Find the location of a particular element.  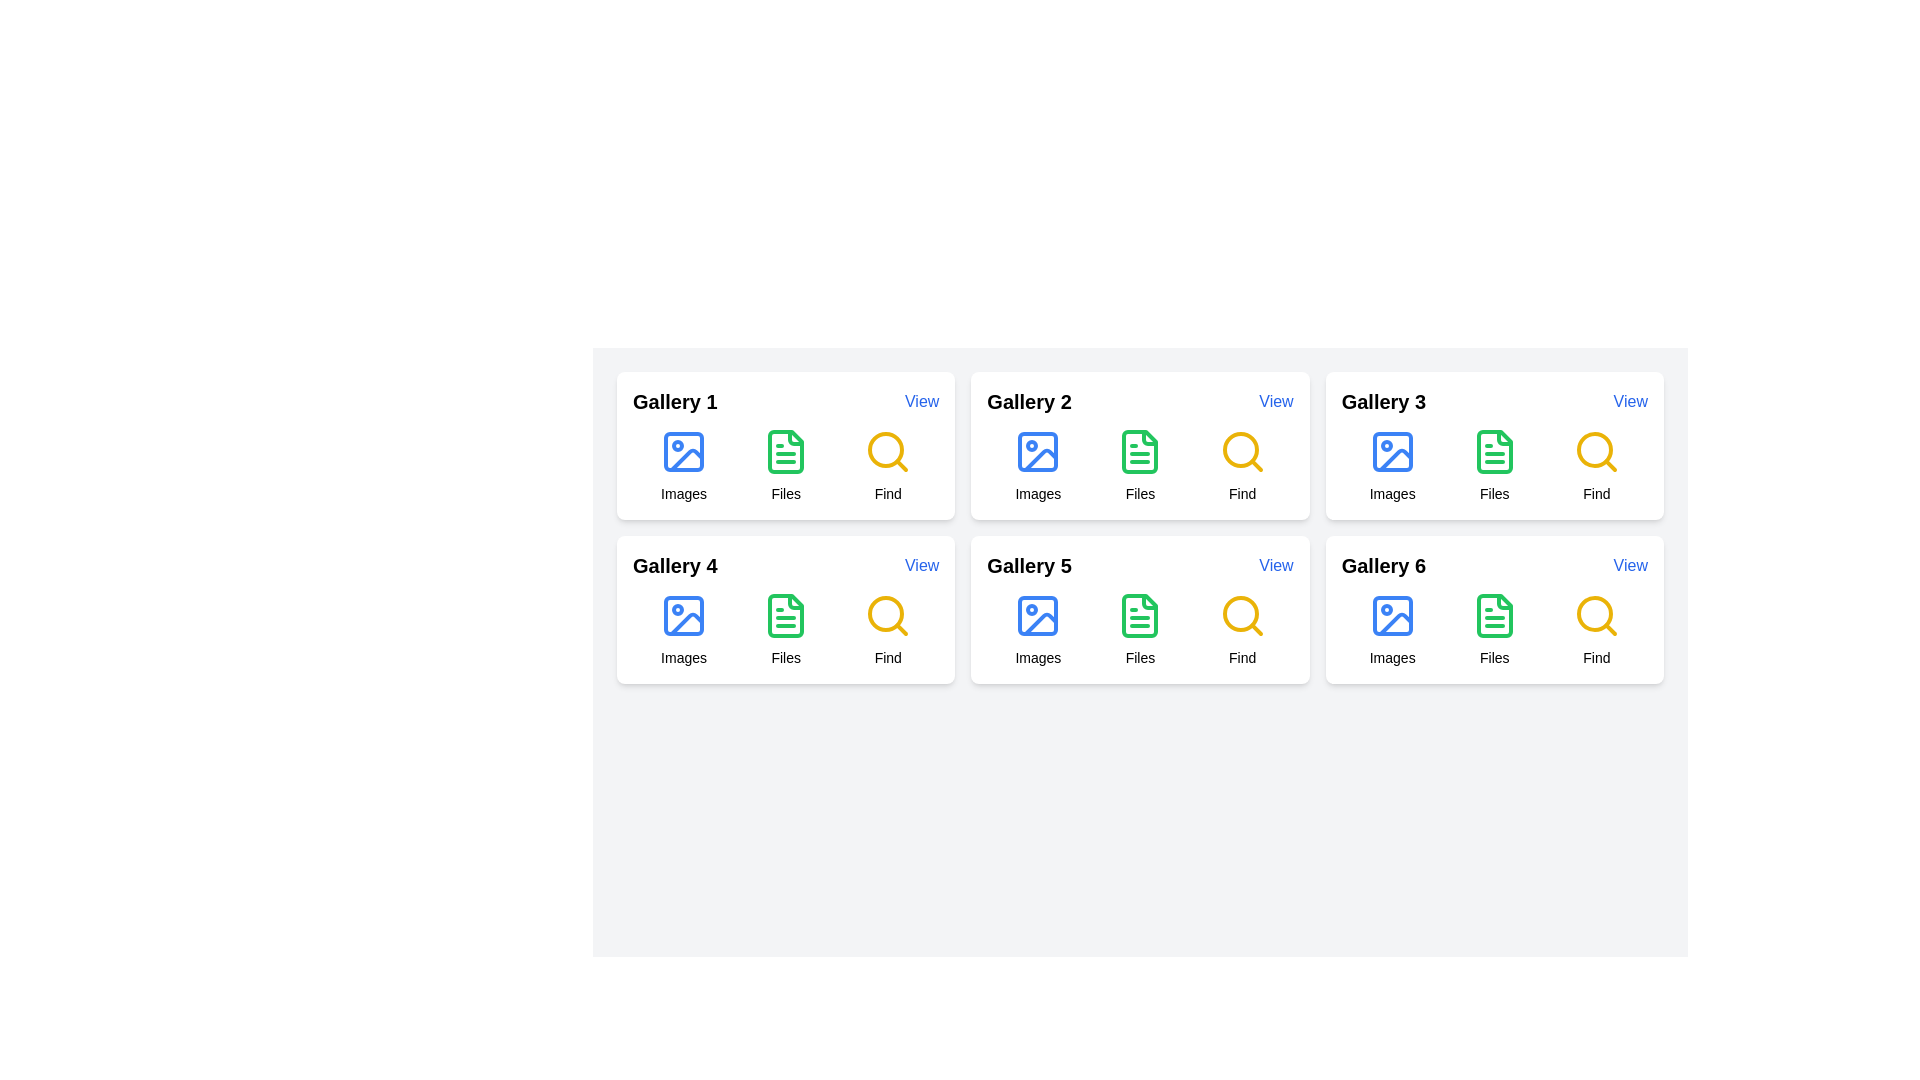

the green document icon labeled 'Files' located in the Gallery 4 section is located at coordinates (785, 628).